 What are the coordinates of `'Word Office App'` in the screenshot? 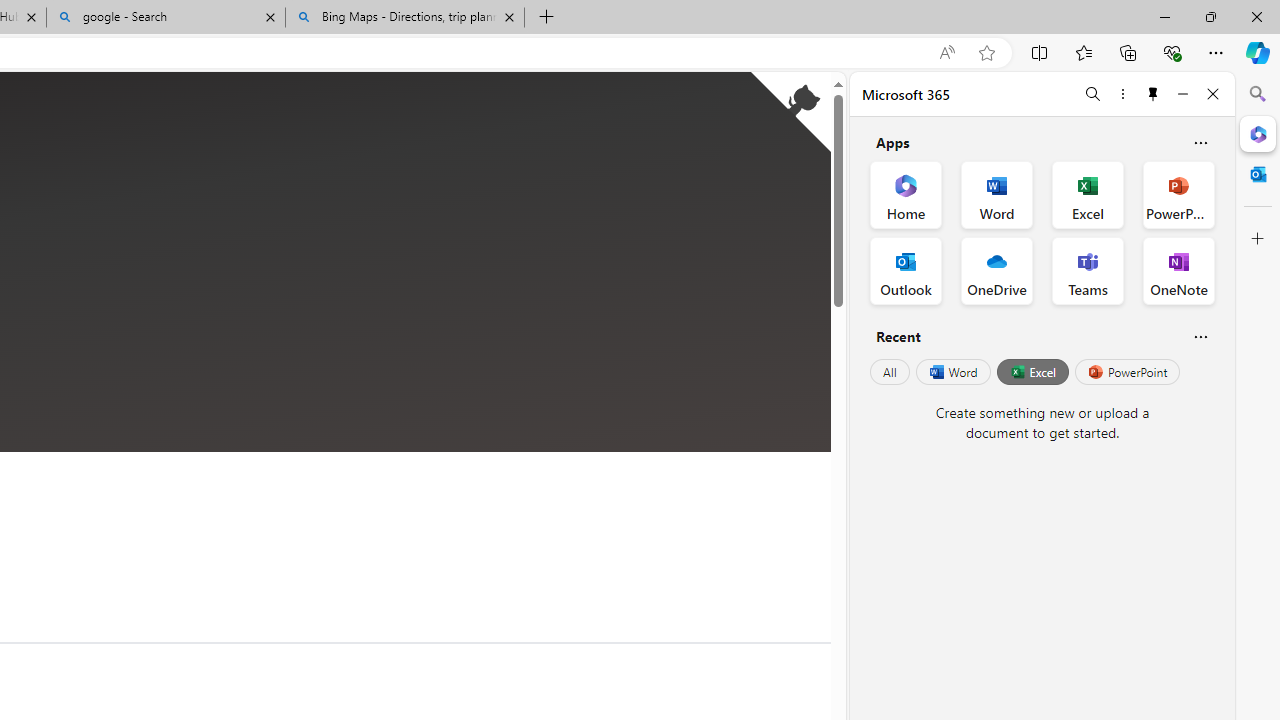 It's located at (997, 195).